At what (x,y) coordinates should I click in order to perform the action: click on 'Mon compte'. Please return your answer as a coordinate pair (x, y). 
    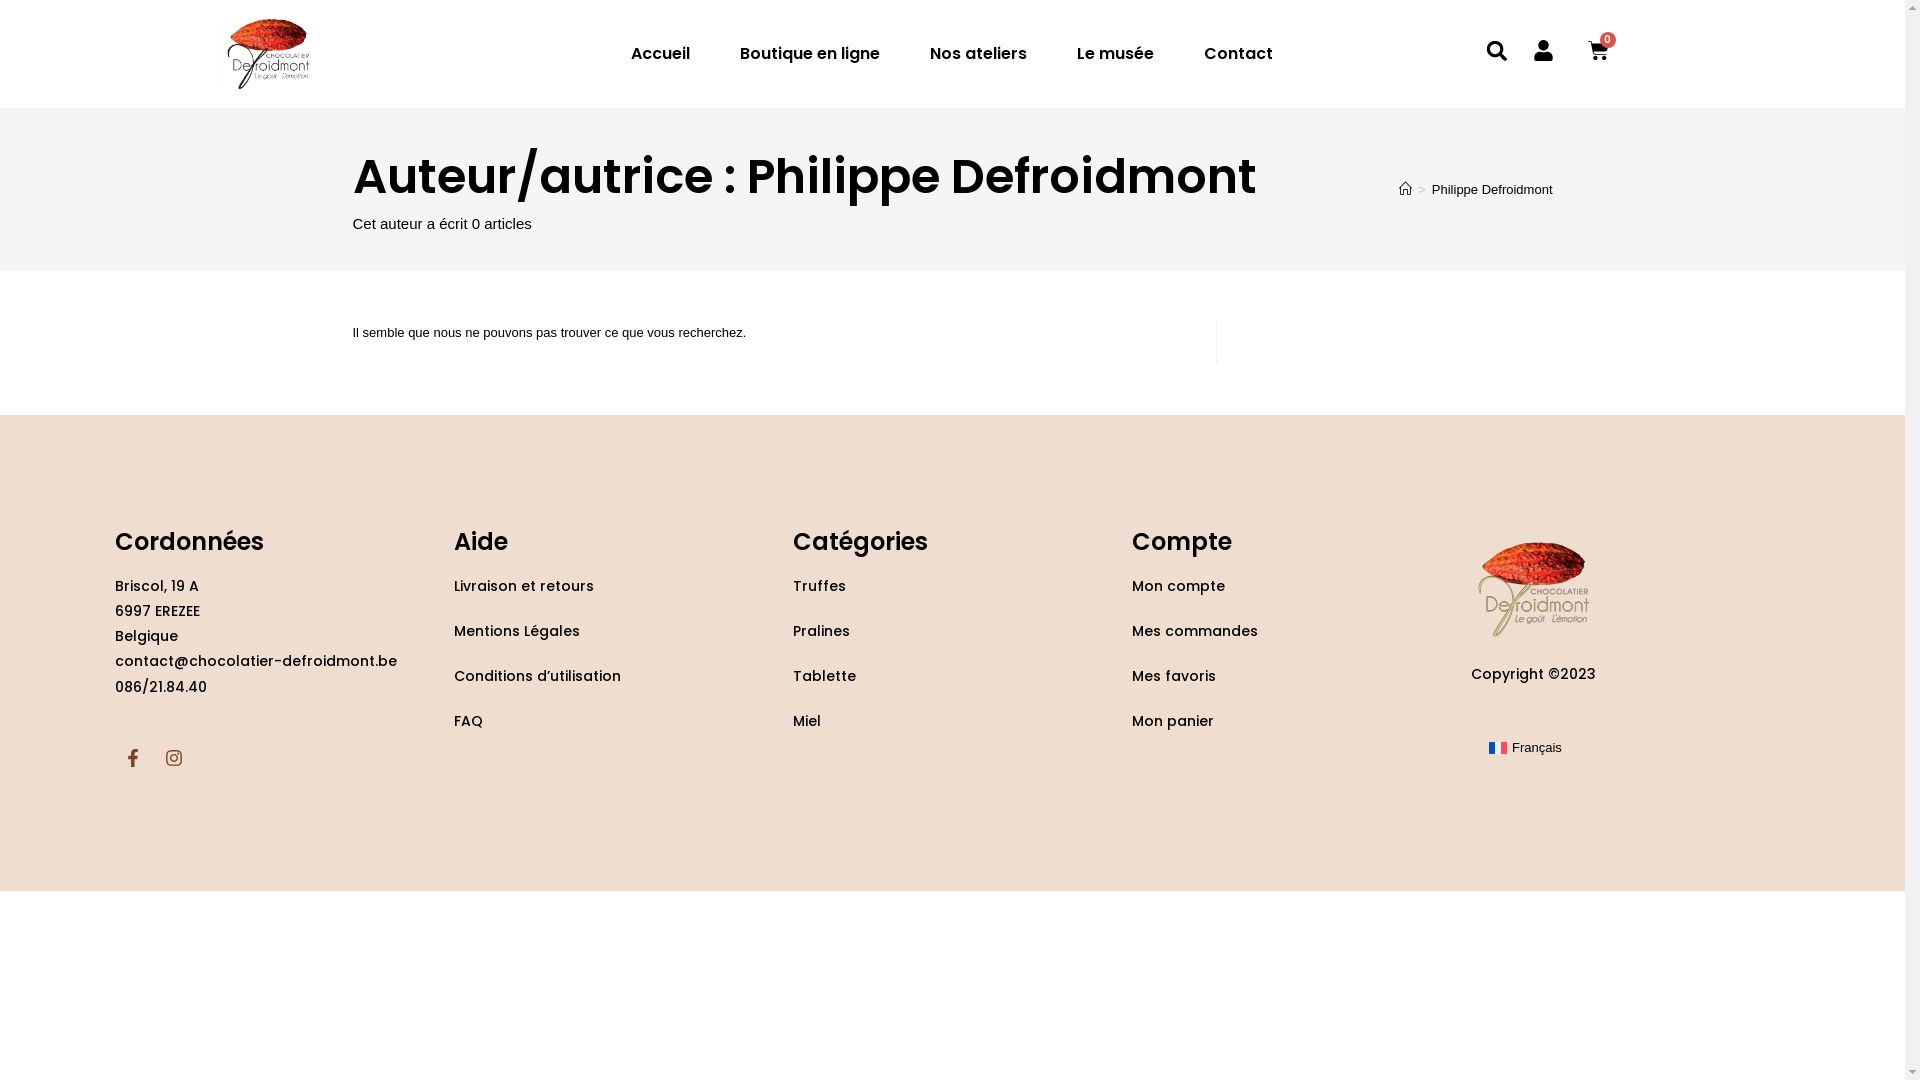
    Looking at the image, I should click on (1178, 585).